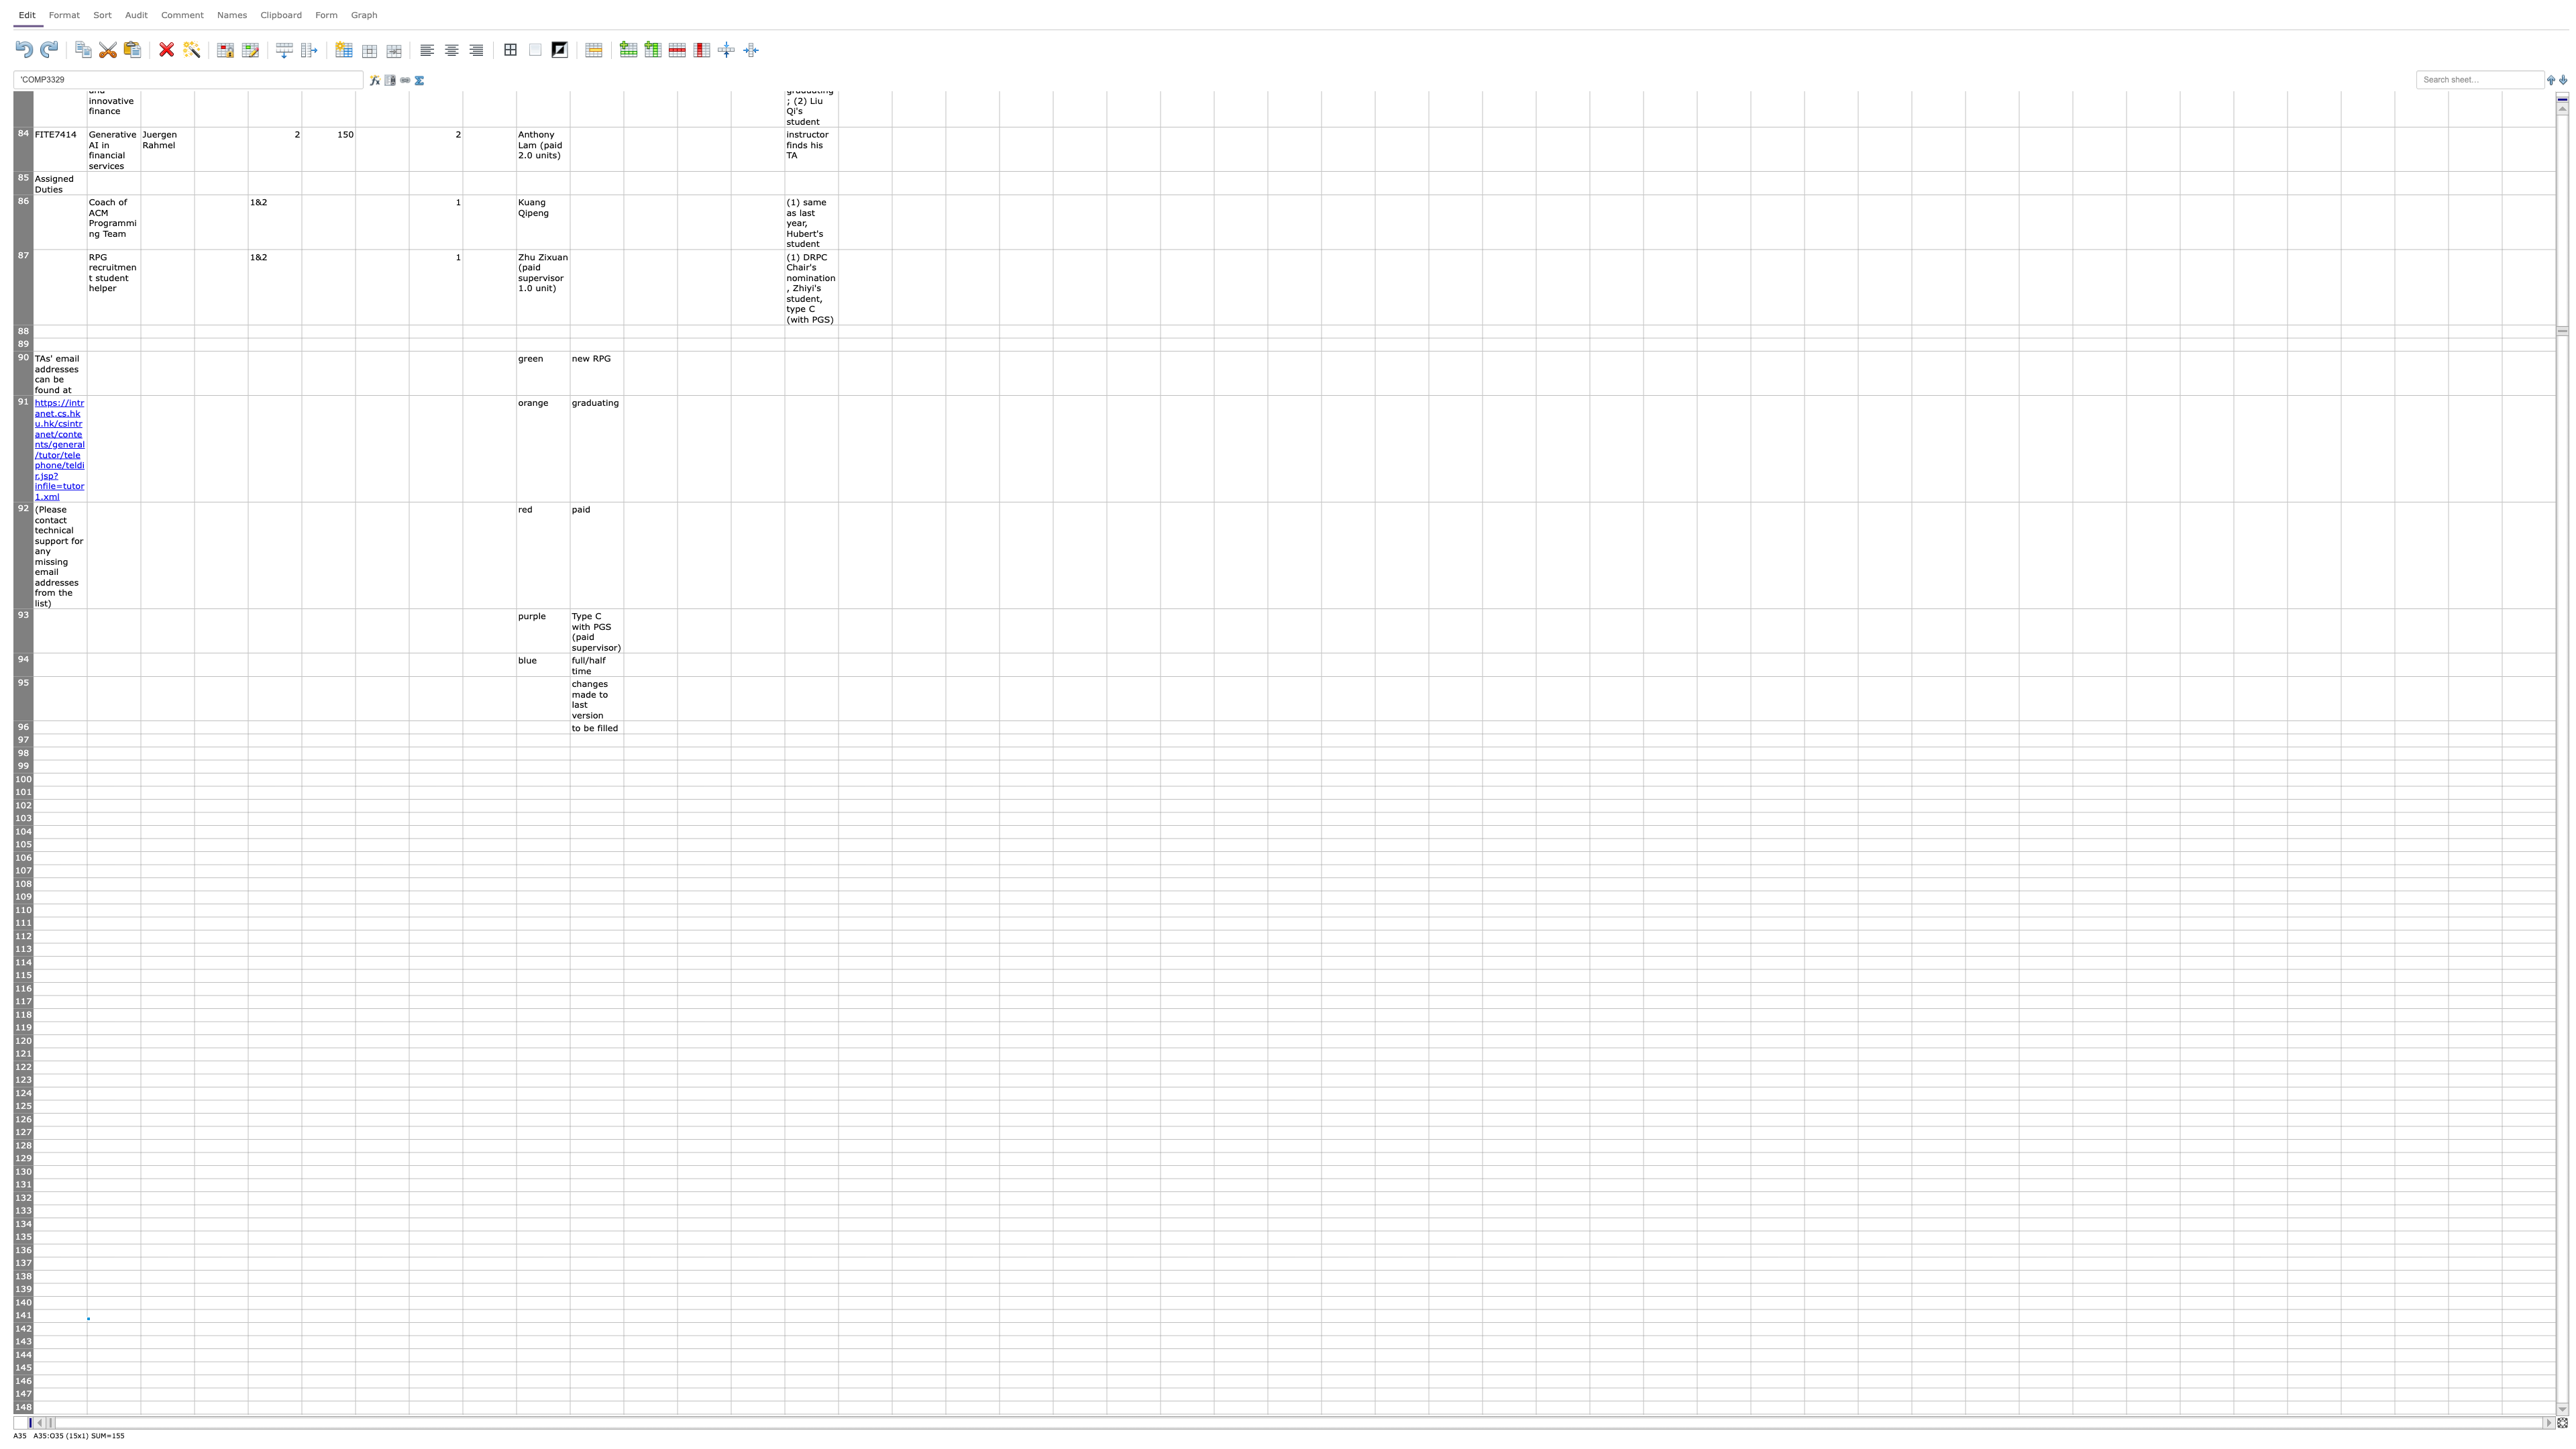 The image size is (2576, 1449). I want to click on row 138's height resize handle, so click(23, 1281).